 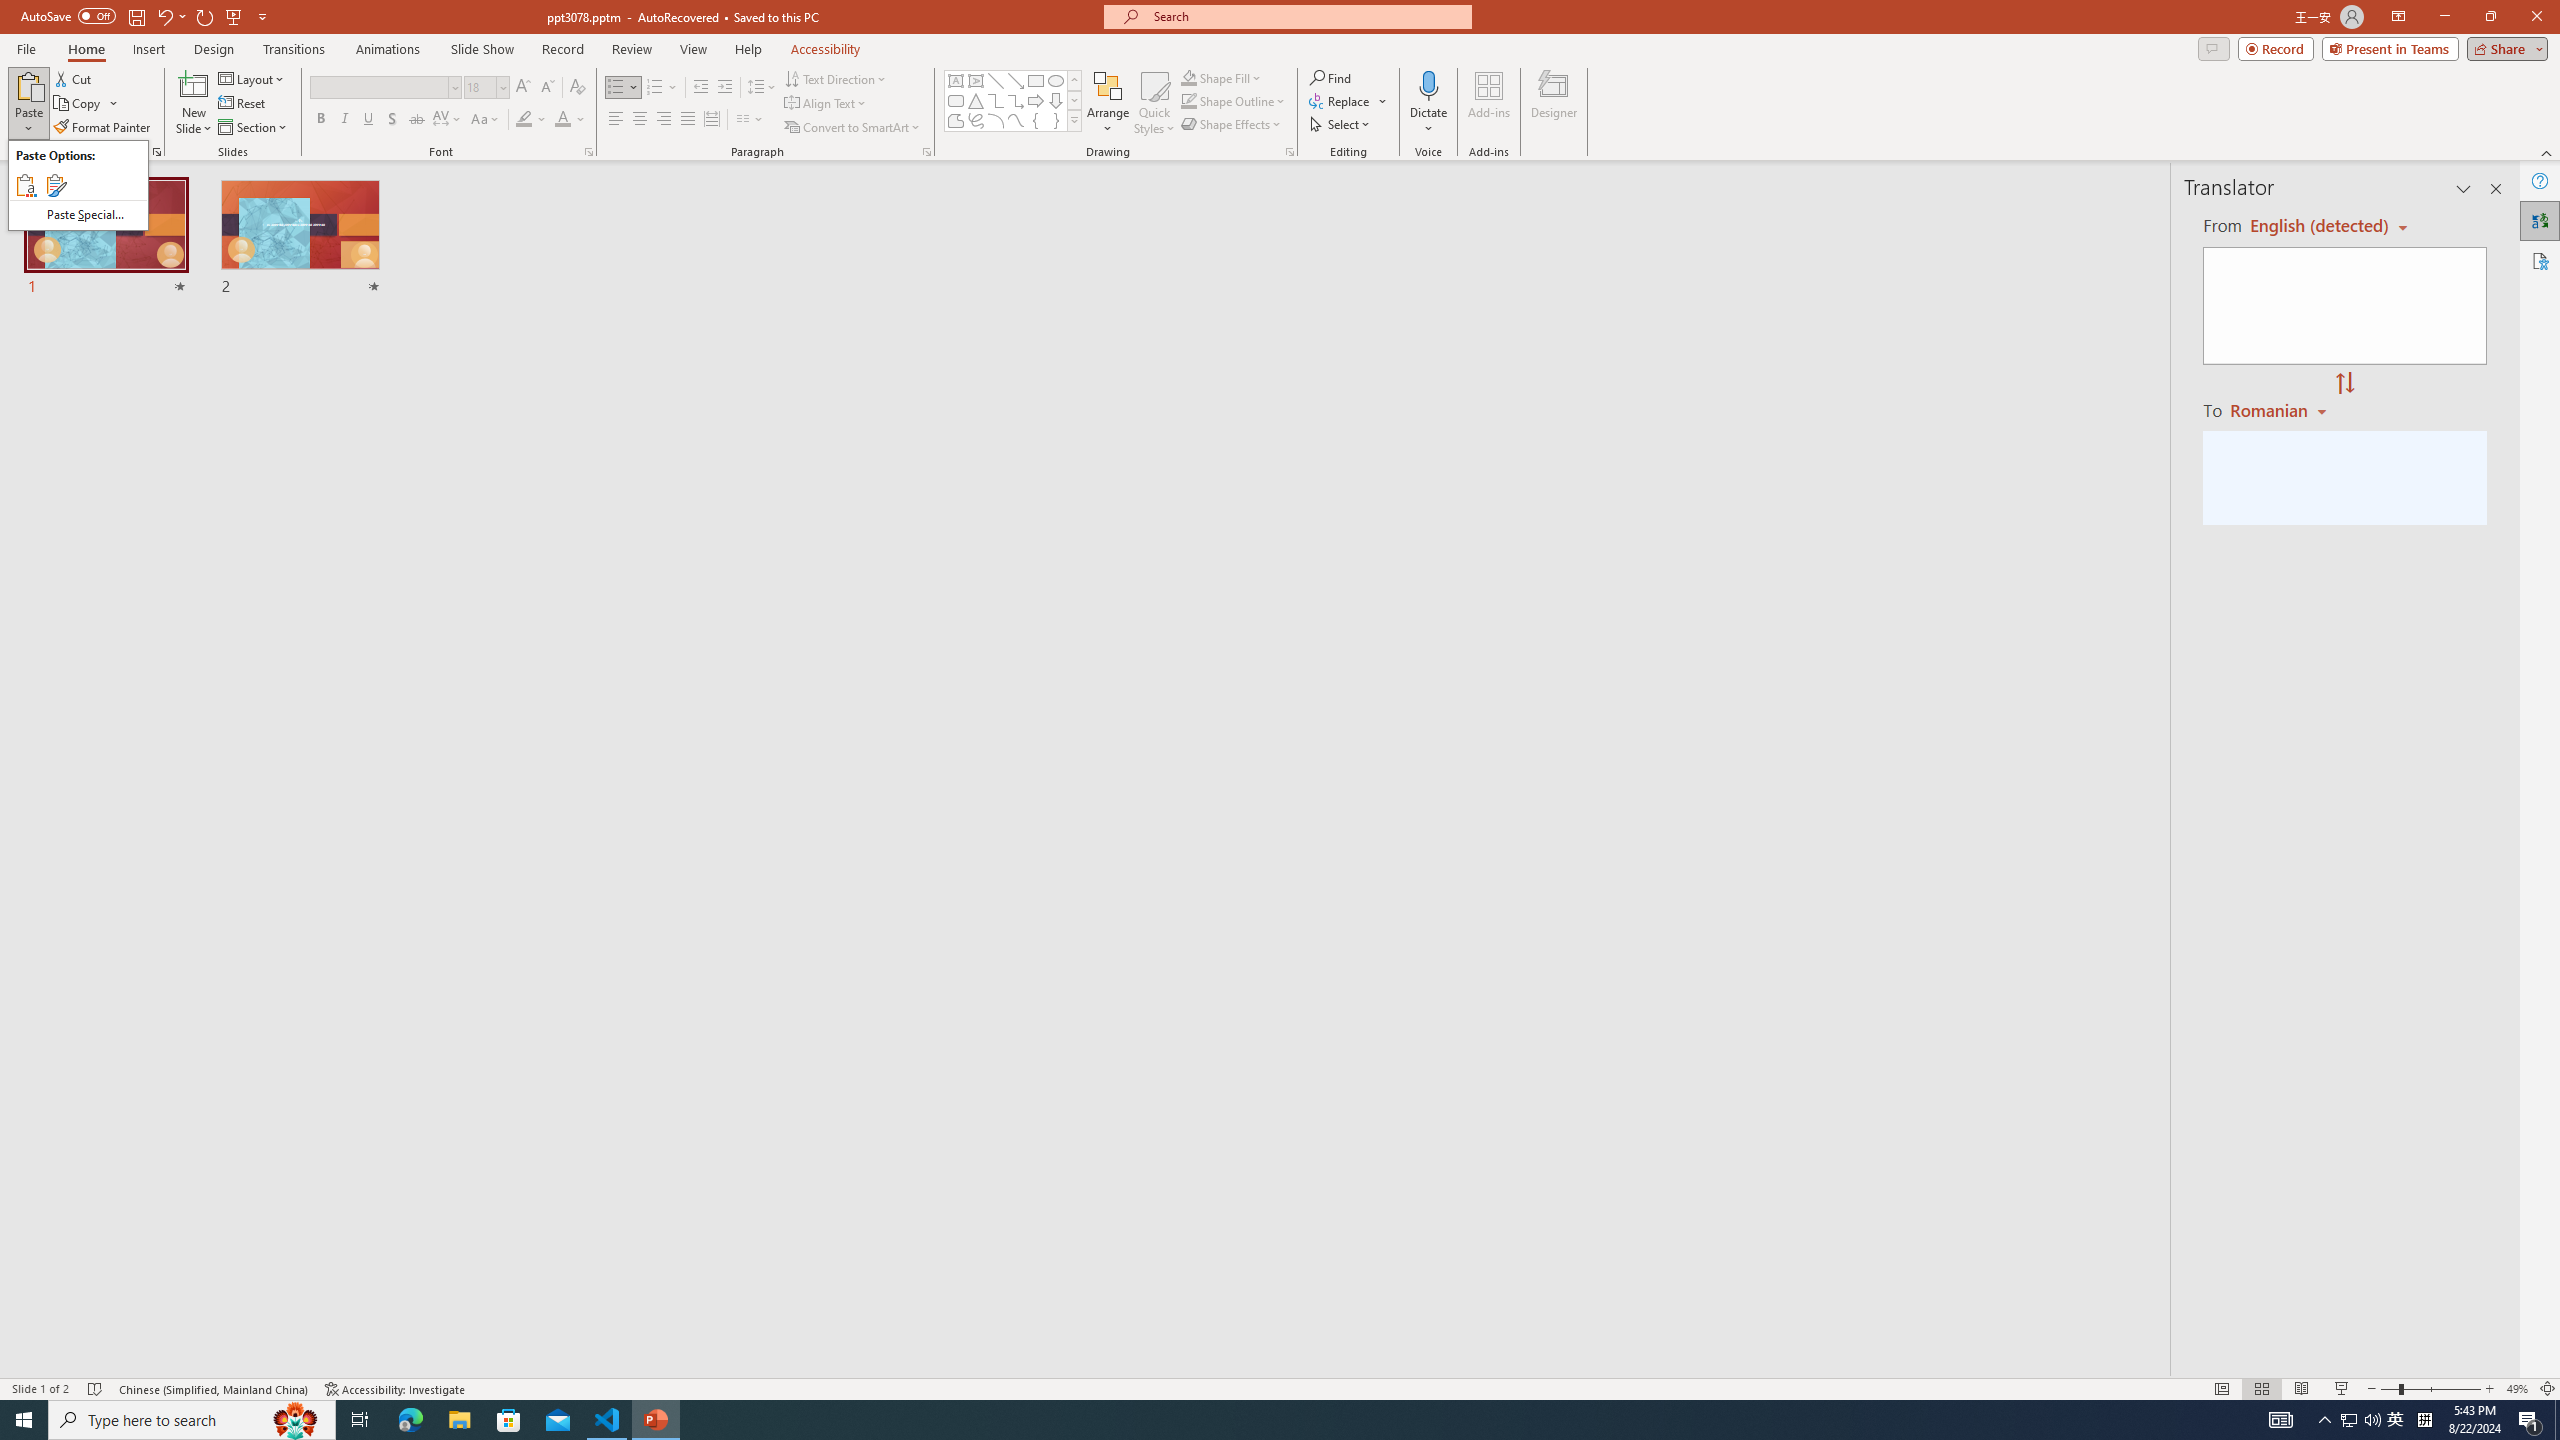 I want to click on 'Class: NetUIImage', so click(x=1072, y=119).